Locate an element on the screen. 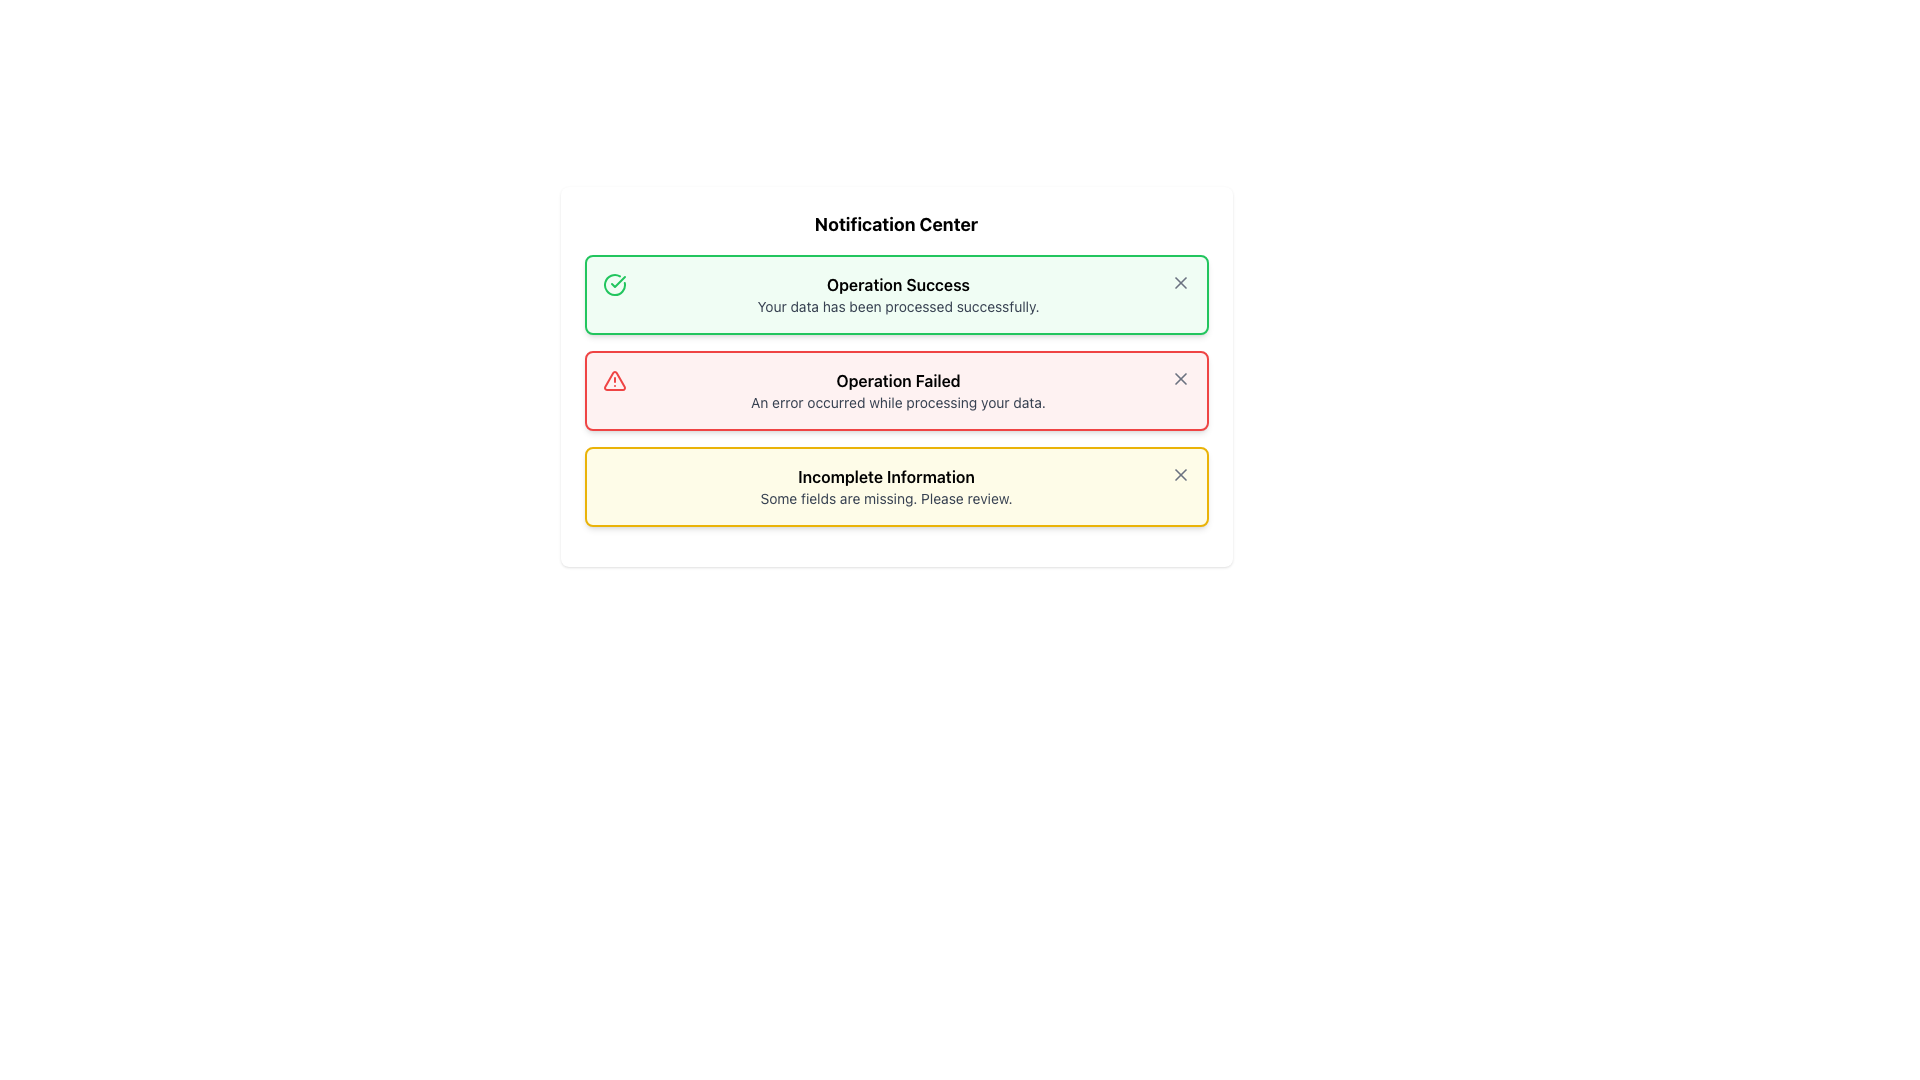 The image size is (1920, 1080). the checkmark icon within the 'Operation Success' notification box, which indicates a successful operation is located at coordinates (617, 281).